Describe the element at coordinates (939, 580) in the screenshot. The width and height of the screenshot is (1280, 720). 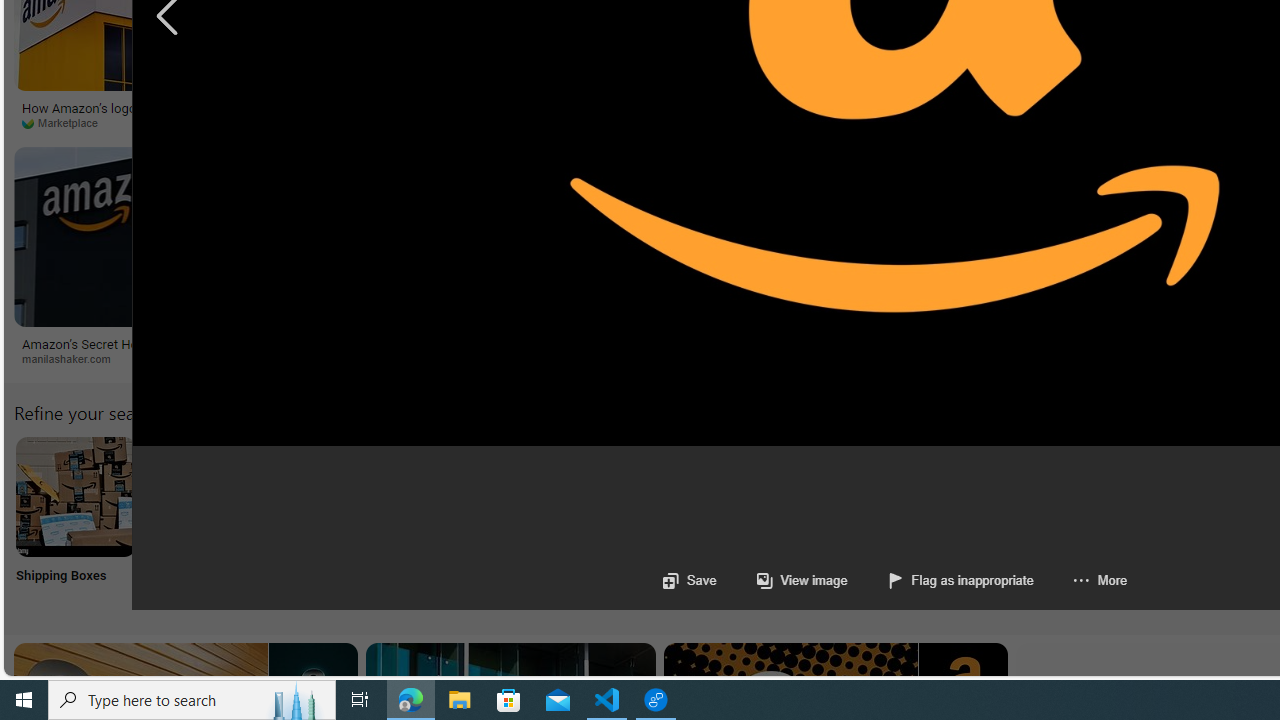
I see `'Flag as inappropriate'` at that location.